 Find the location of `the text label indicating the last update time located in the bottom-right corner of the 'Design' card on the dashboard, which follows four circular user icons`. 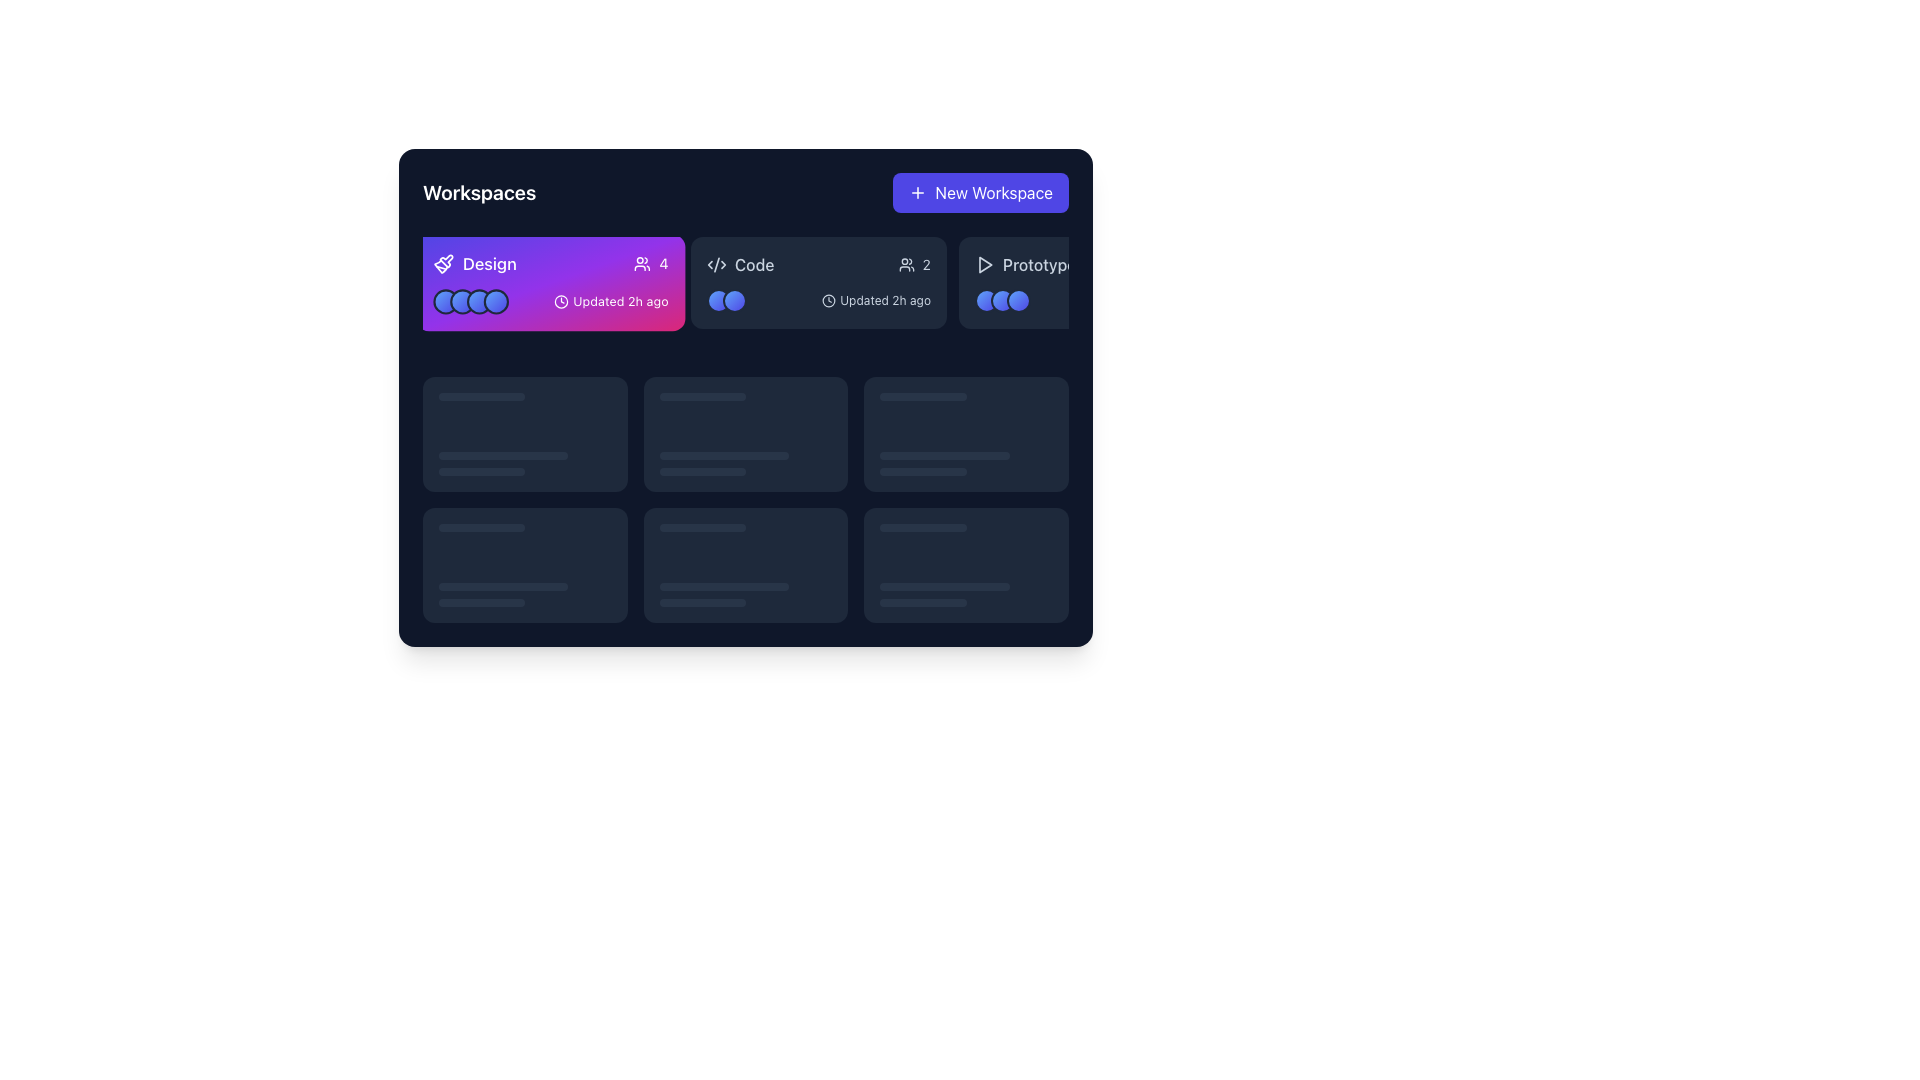

the text label indicating the last update time located in the bottom-right corner of the 'Design' card on the dashboard, which follows four circular user icons is located at coordinates (551, 301).